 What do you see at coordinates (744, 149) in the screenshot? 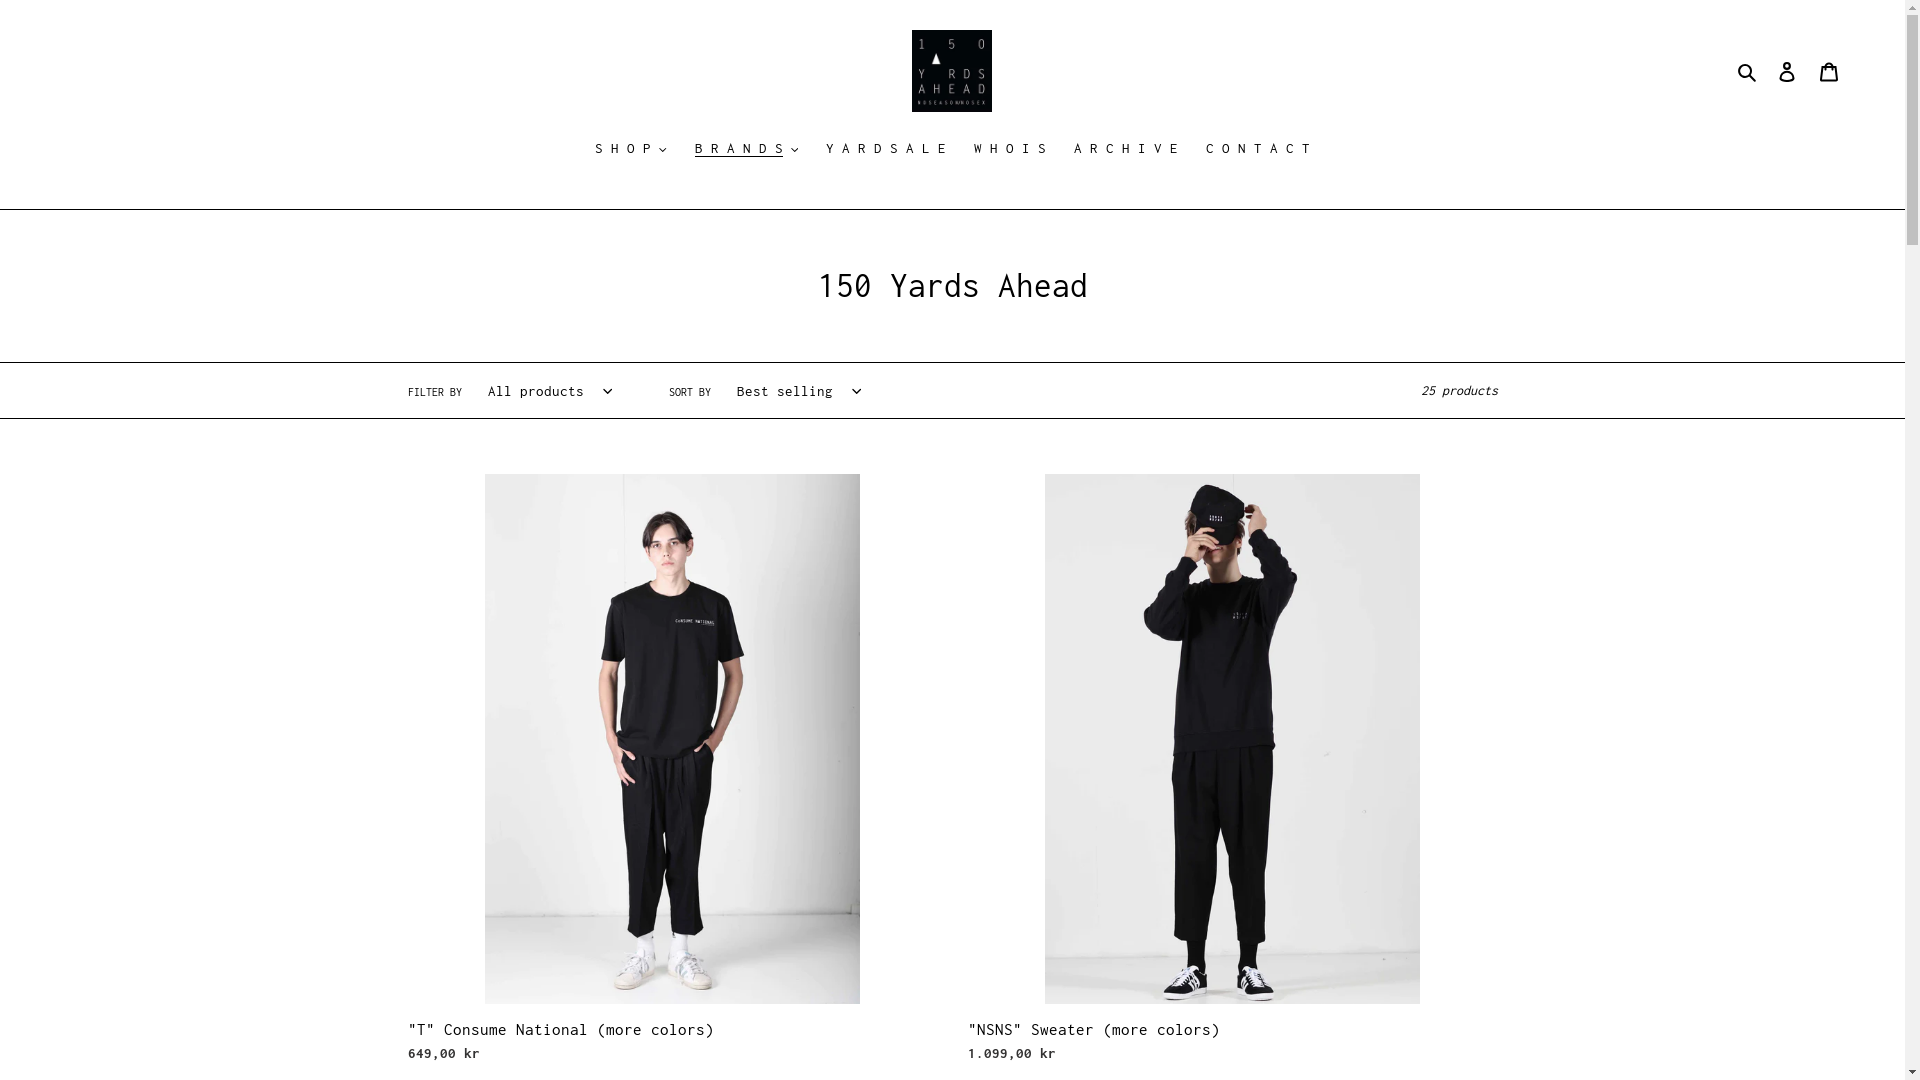
I see `'B R A N D S'` at bounding box center [744, 149].